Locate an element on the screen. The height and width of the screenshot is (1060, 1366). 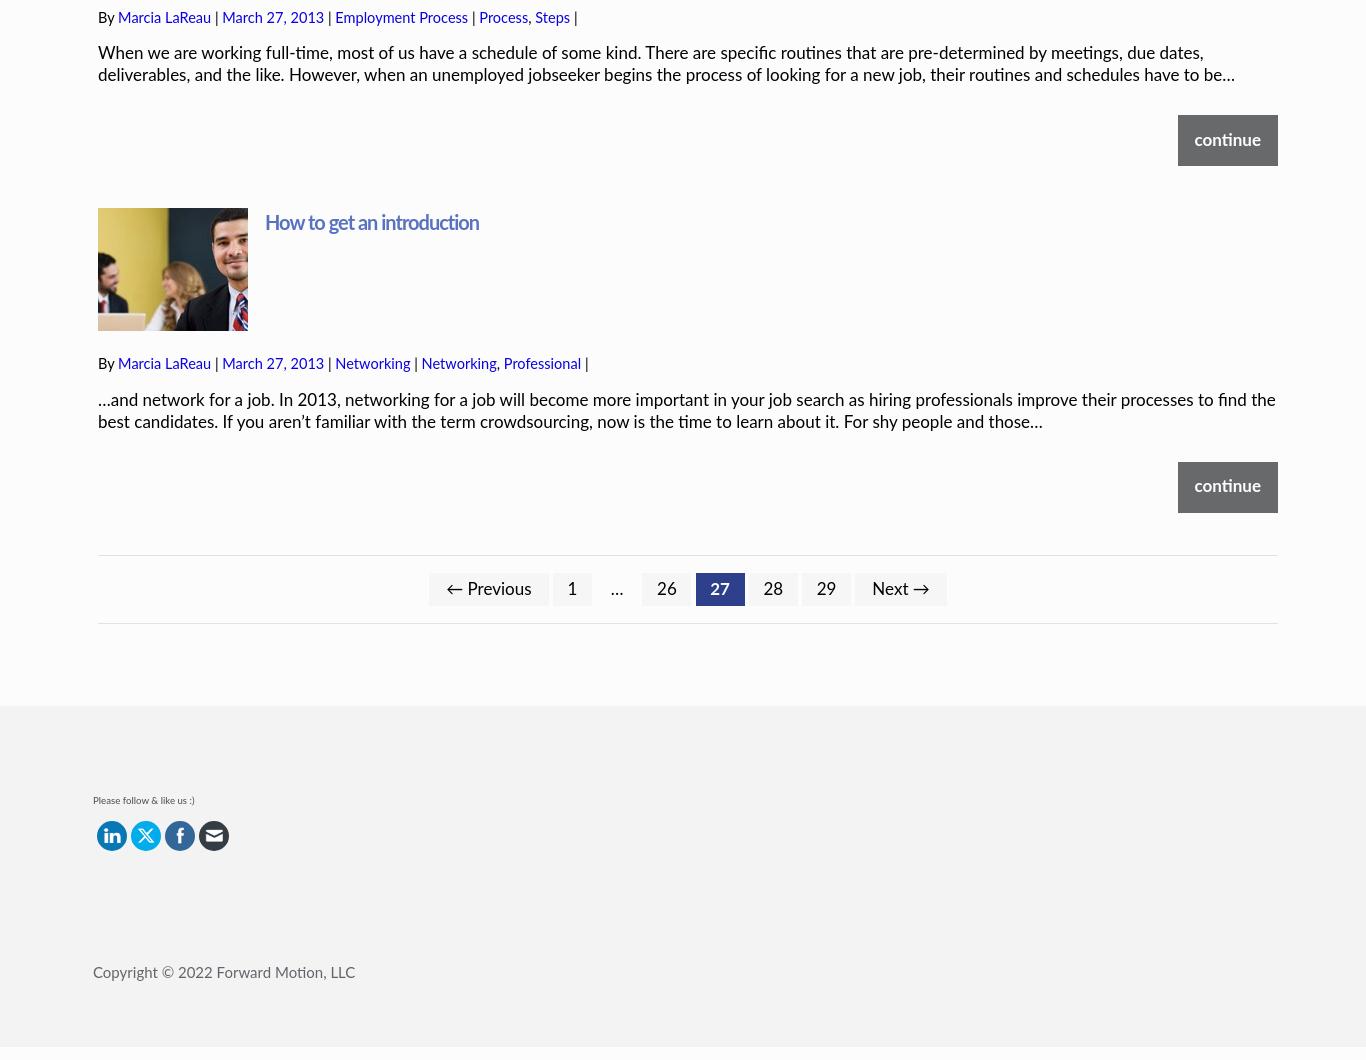
'By' is located at coordinates (97, 296).